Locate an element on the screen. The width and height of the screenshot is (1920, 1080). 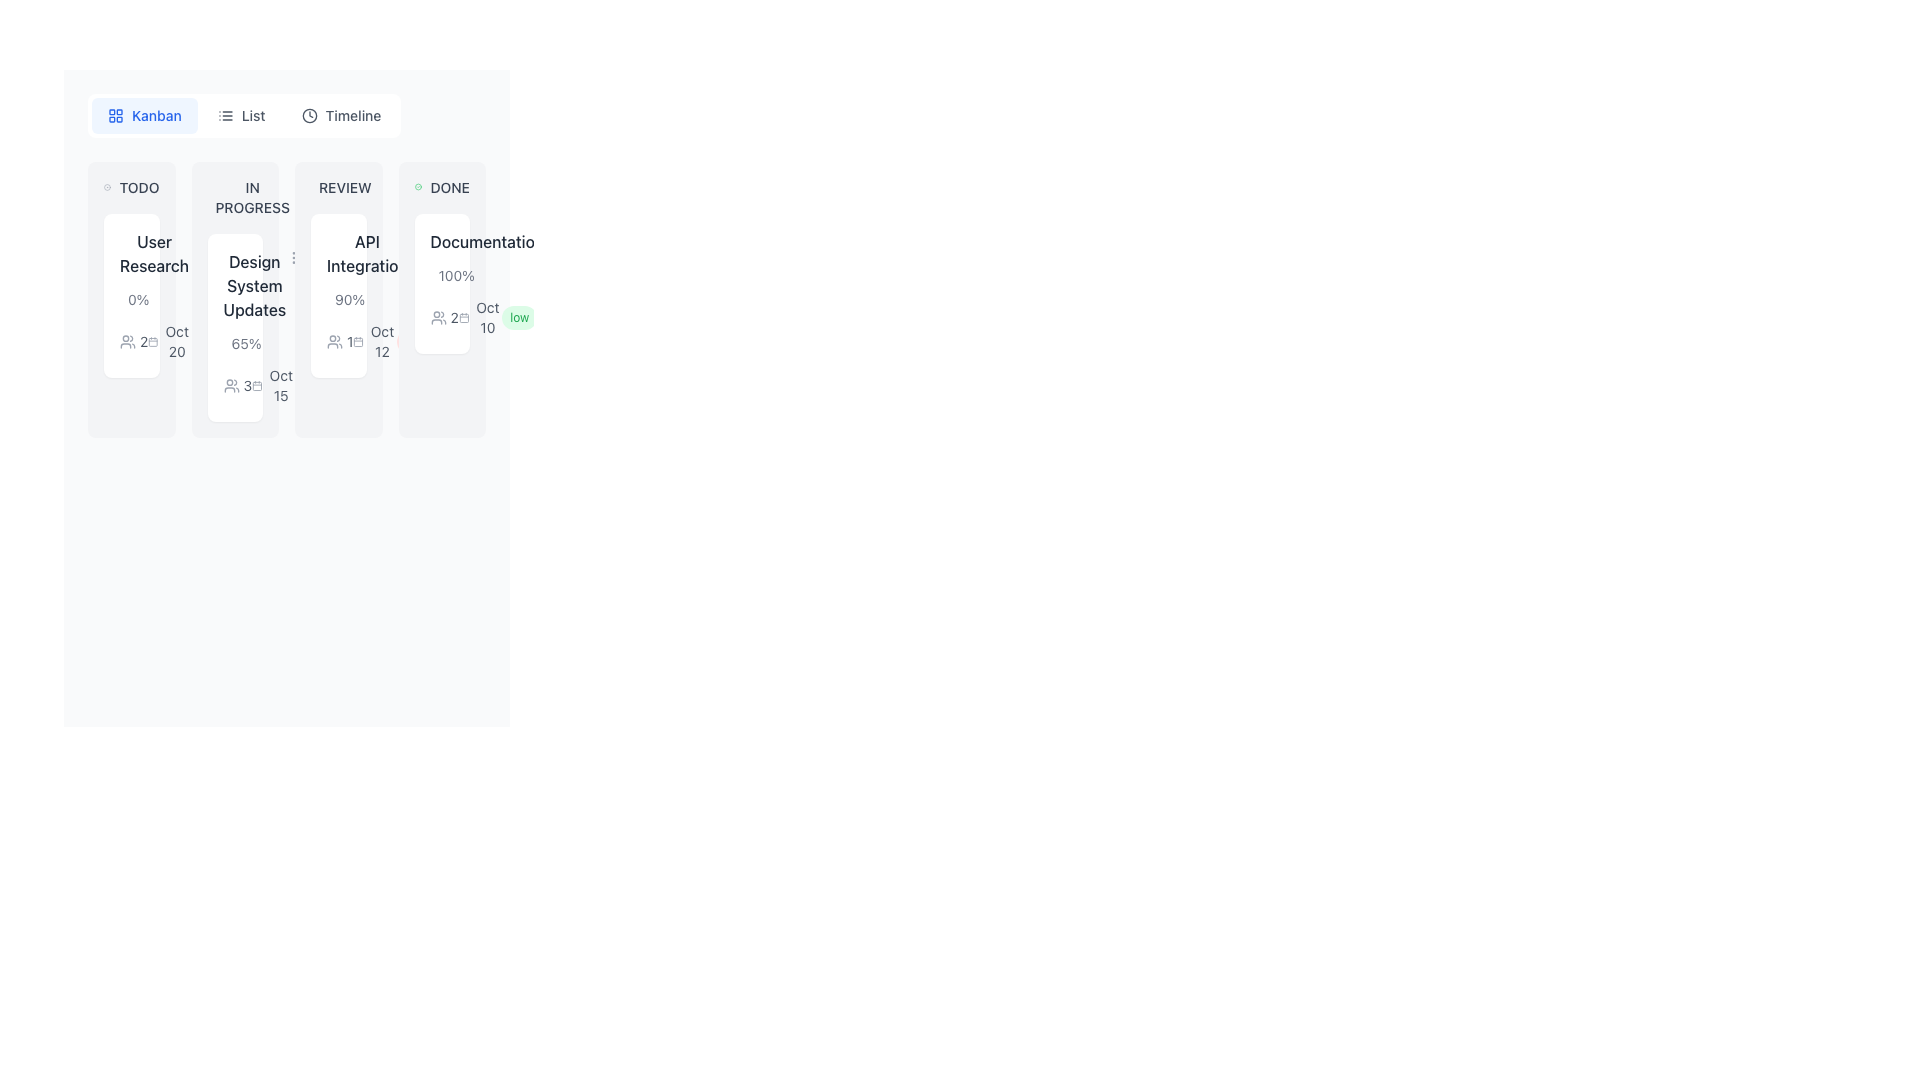
the 'Review' status label located at the top of the 'REVIEW' column, which indicates the content card titled 'API Integration.' is located at coordinates (338, 188).